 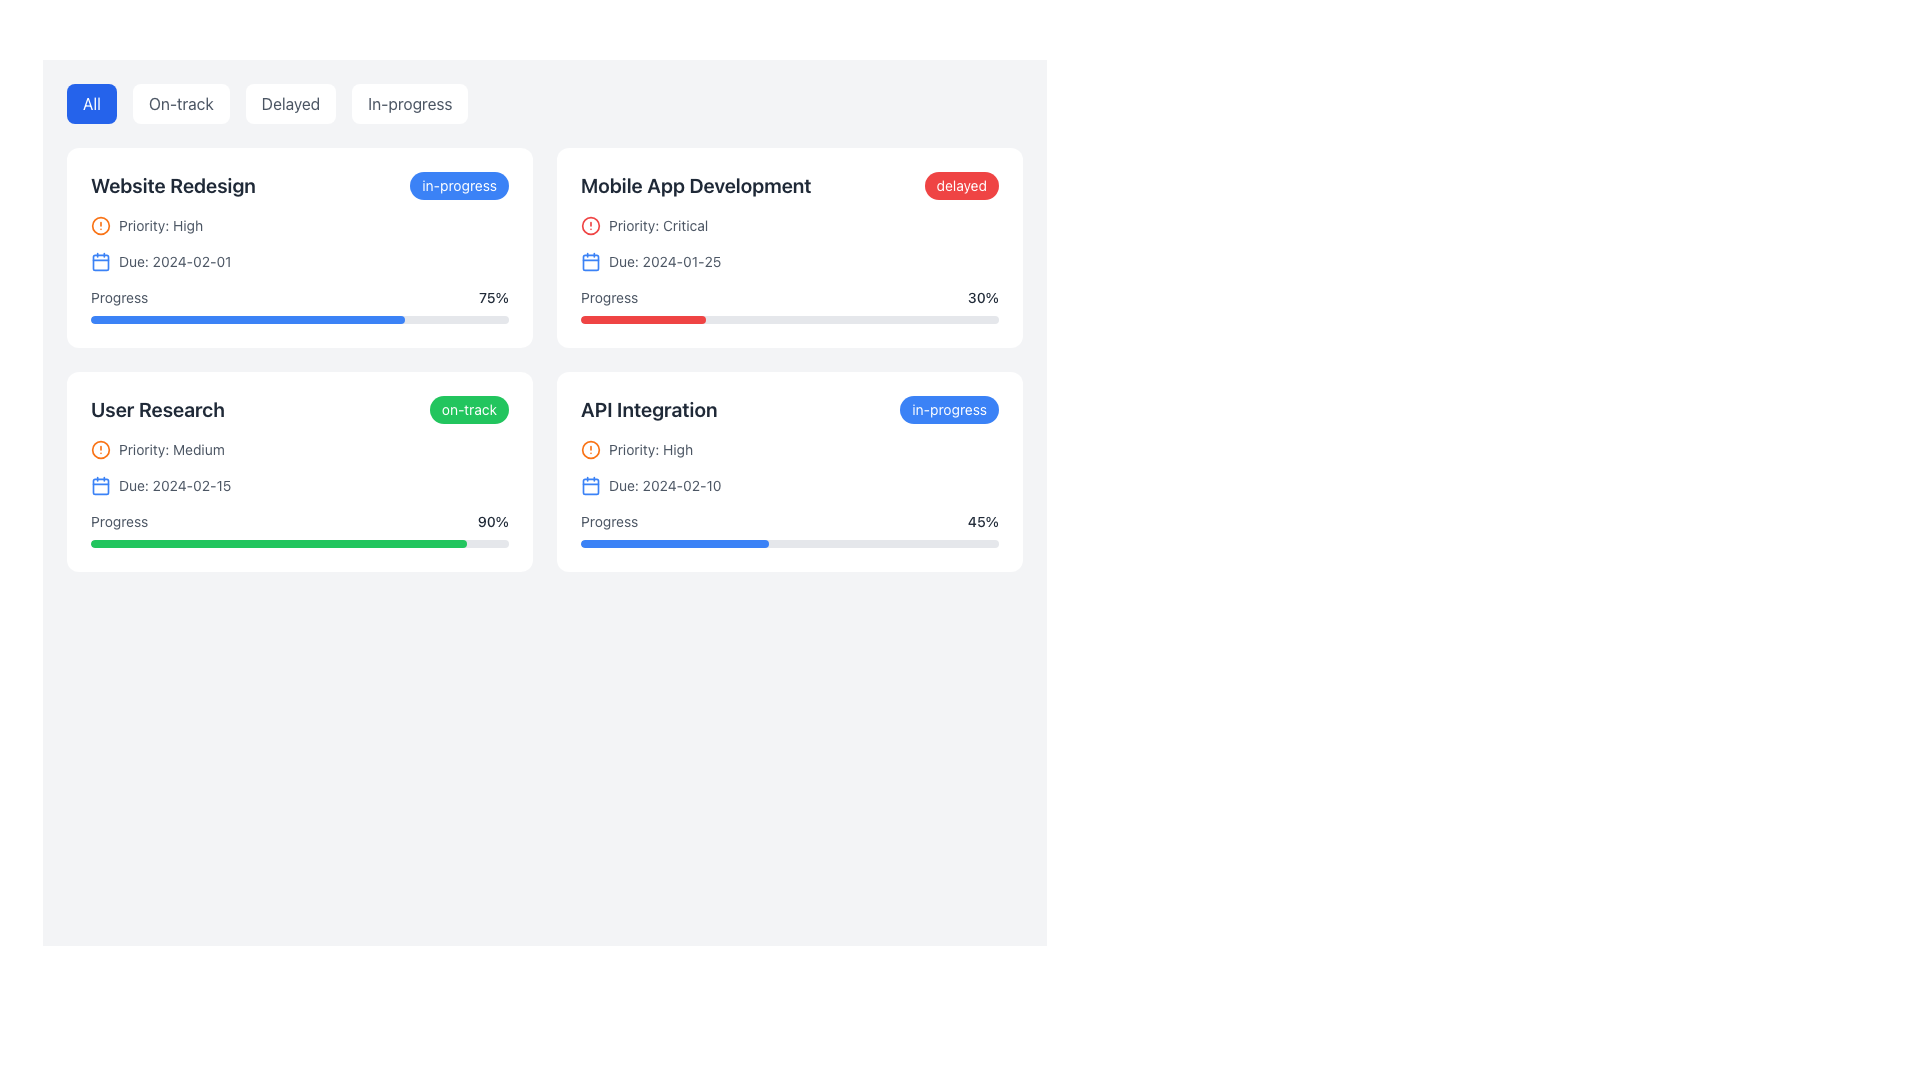 What do you see at coordinates (298, 528) in the screenshot?
I see `the interactive labels of the progress bar labeled 'Progress' and '90%' located in the bottom left card labeled 'User Research'` at bounding box center [298, 528].